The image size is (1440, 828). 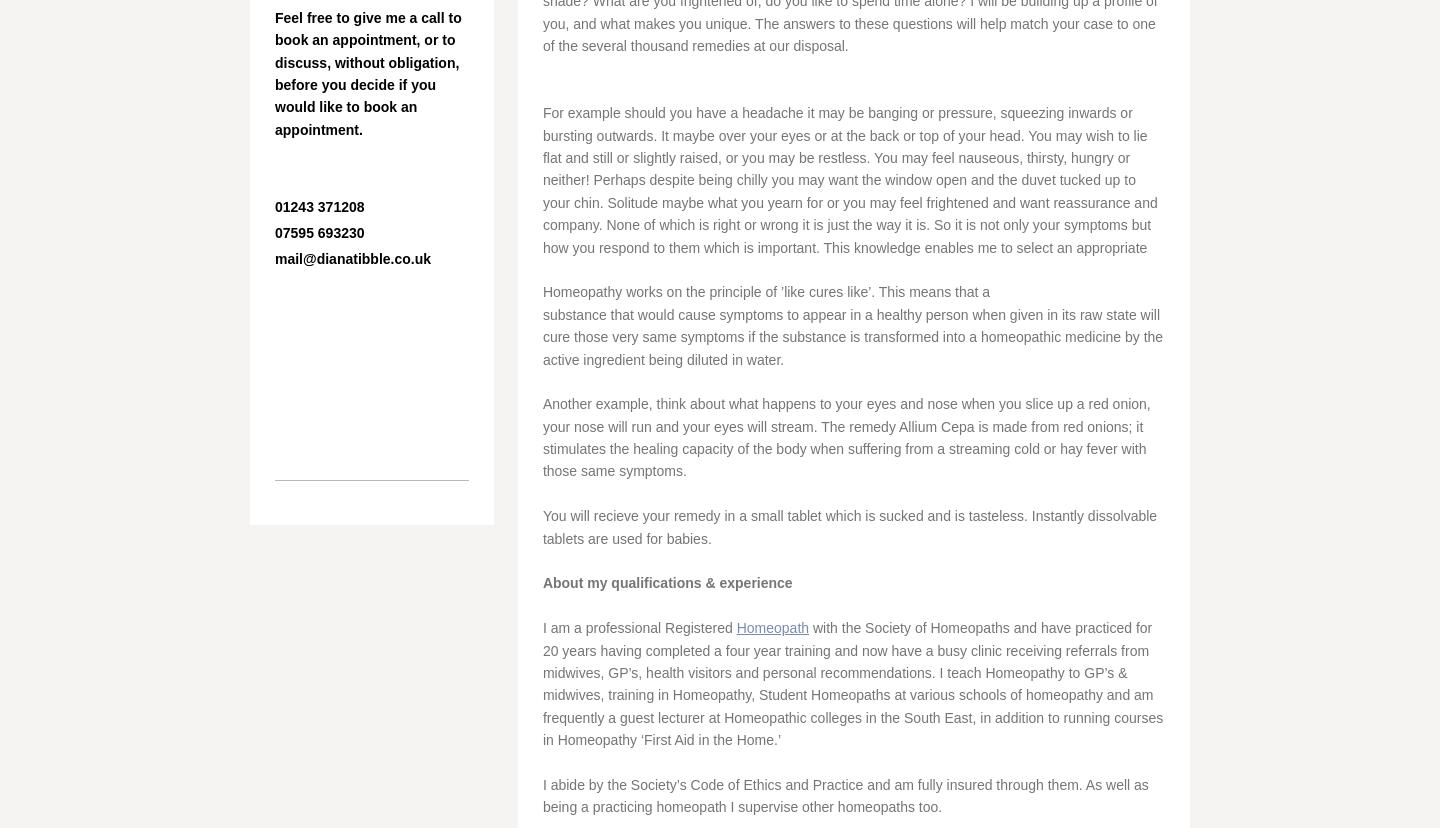 What do you see at coordinates (669, 582) in the screenshot?
I see `'About my qualifications & experience'` at bounding box center [669, 582].